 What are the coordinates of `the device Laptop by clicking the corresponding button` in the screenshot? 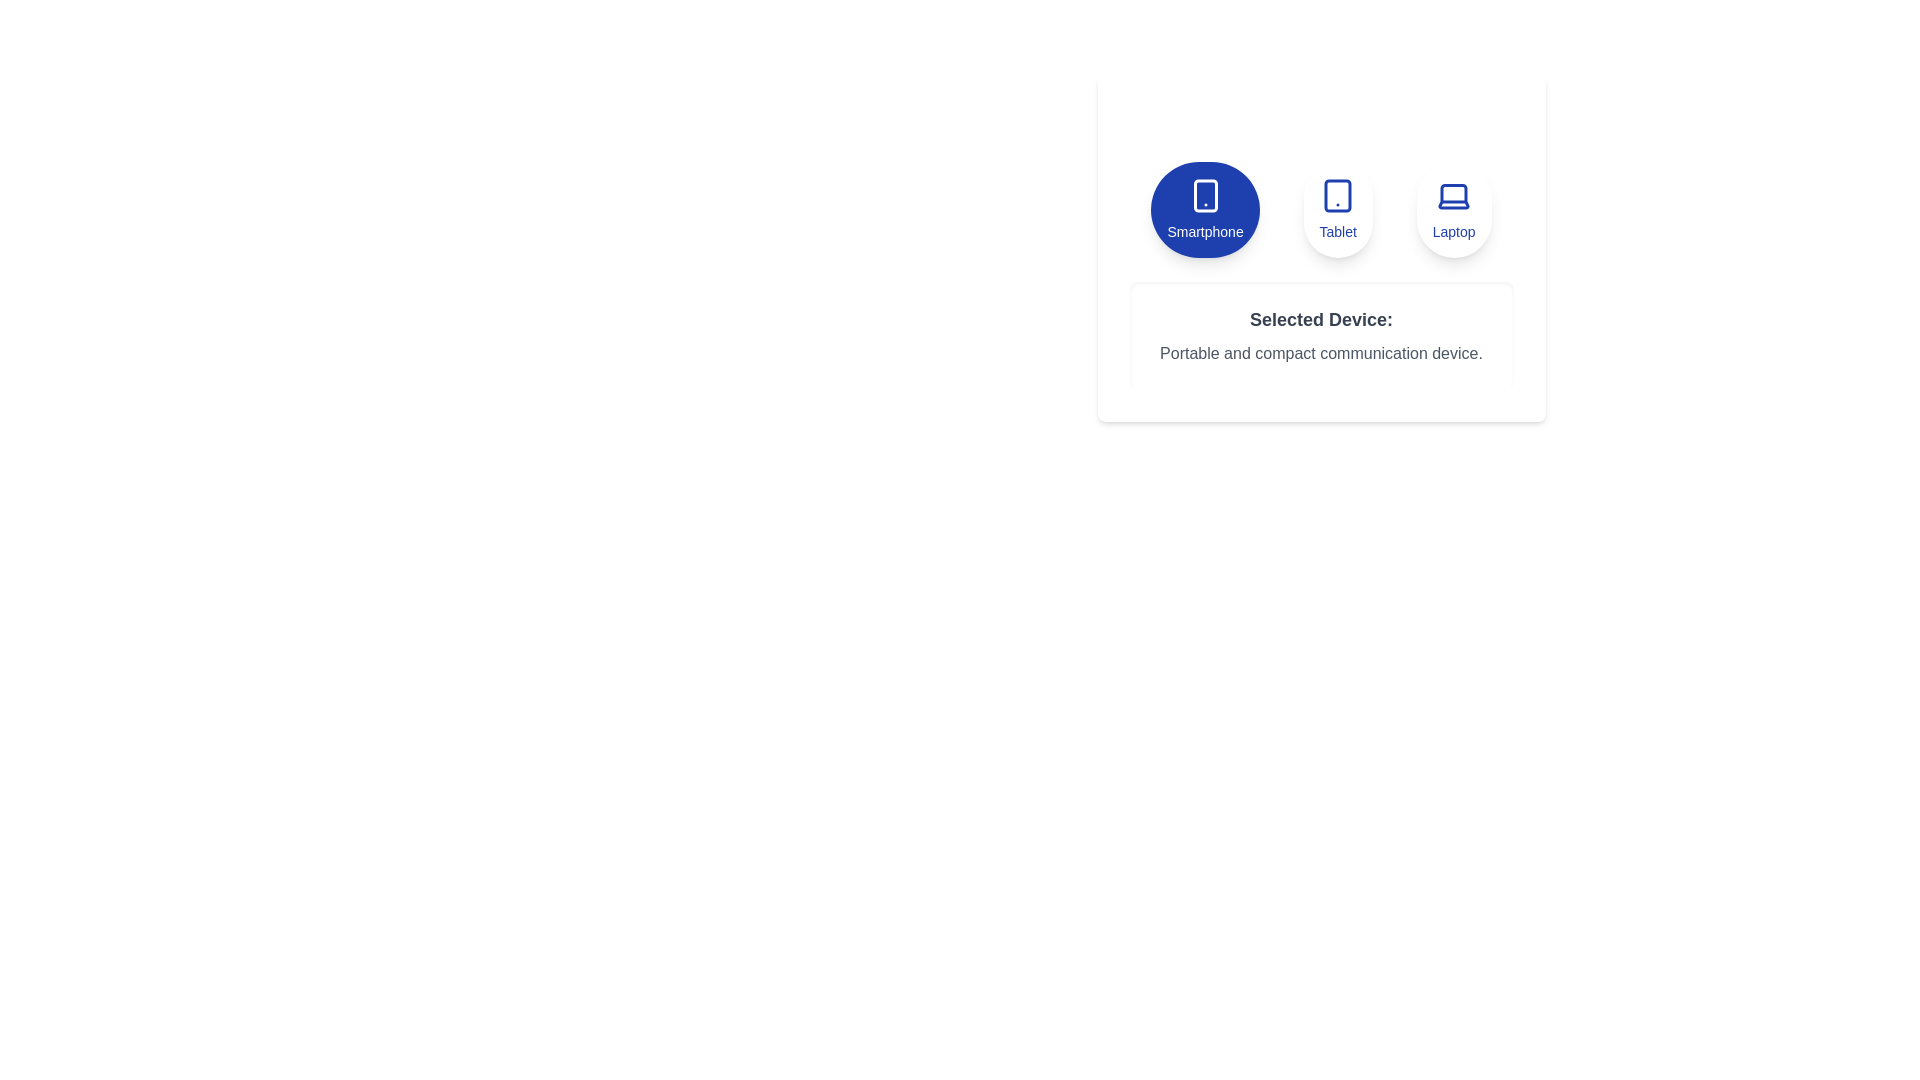 It's located at (1454, 209).